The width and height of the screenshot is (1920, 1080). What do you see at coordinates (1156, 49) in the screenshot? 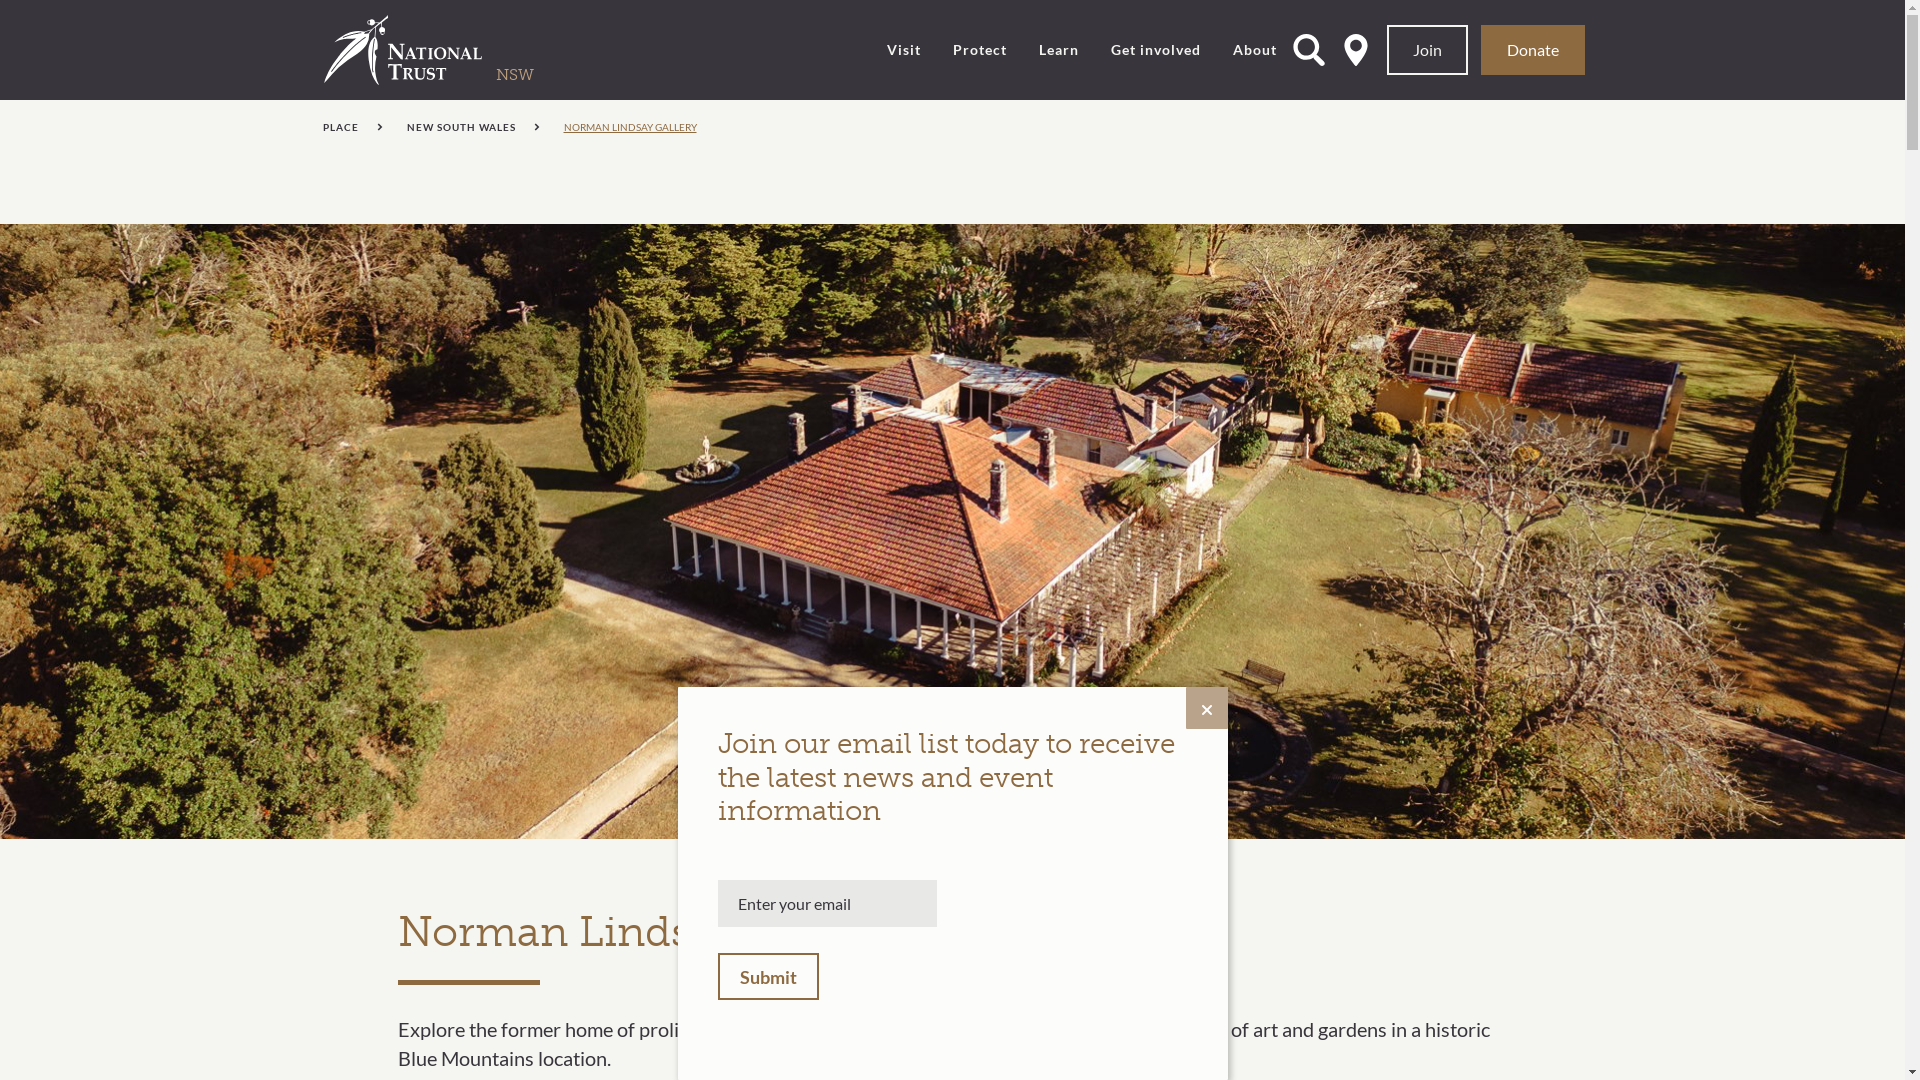
I see `'Get involved'` at bounding box center [1156, 49].